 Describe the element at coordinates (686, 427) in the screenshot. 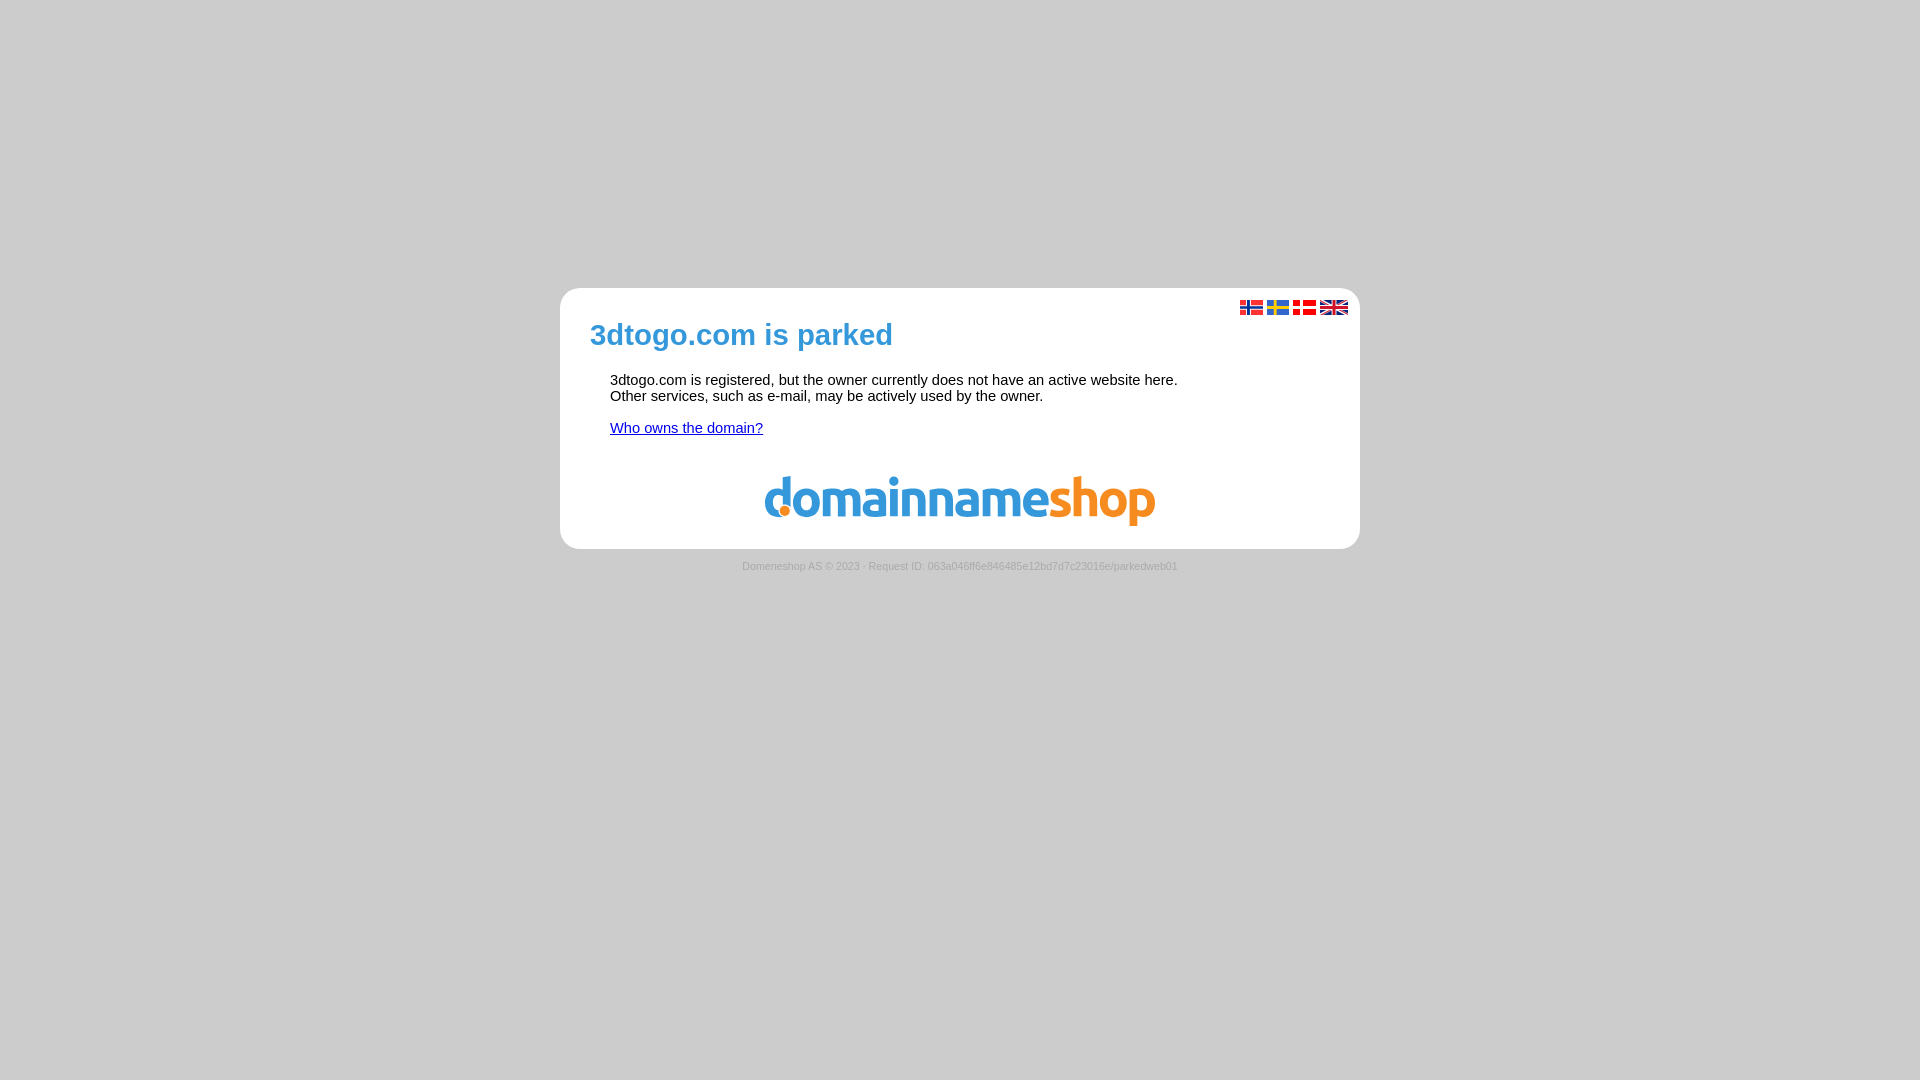

I see `'Who owns the domain?'` at that location.